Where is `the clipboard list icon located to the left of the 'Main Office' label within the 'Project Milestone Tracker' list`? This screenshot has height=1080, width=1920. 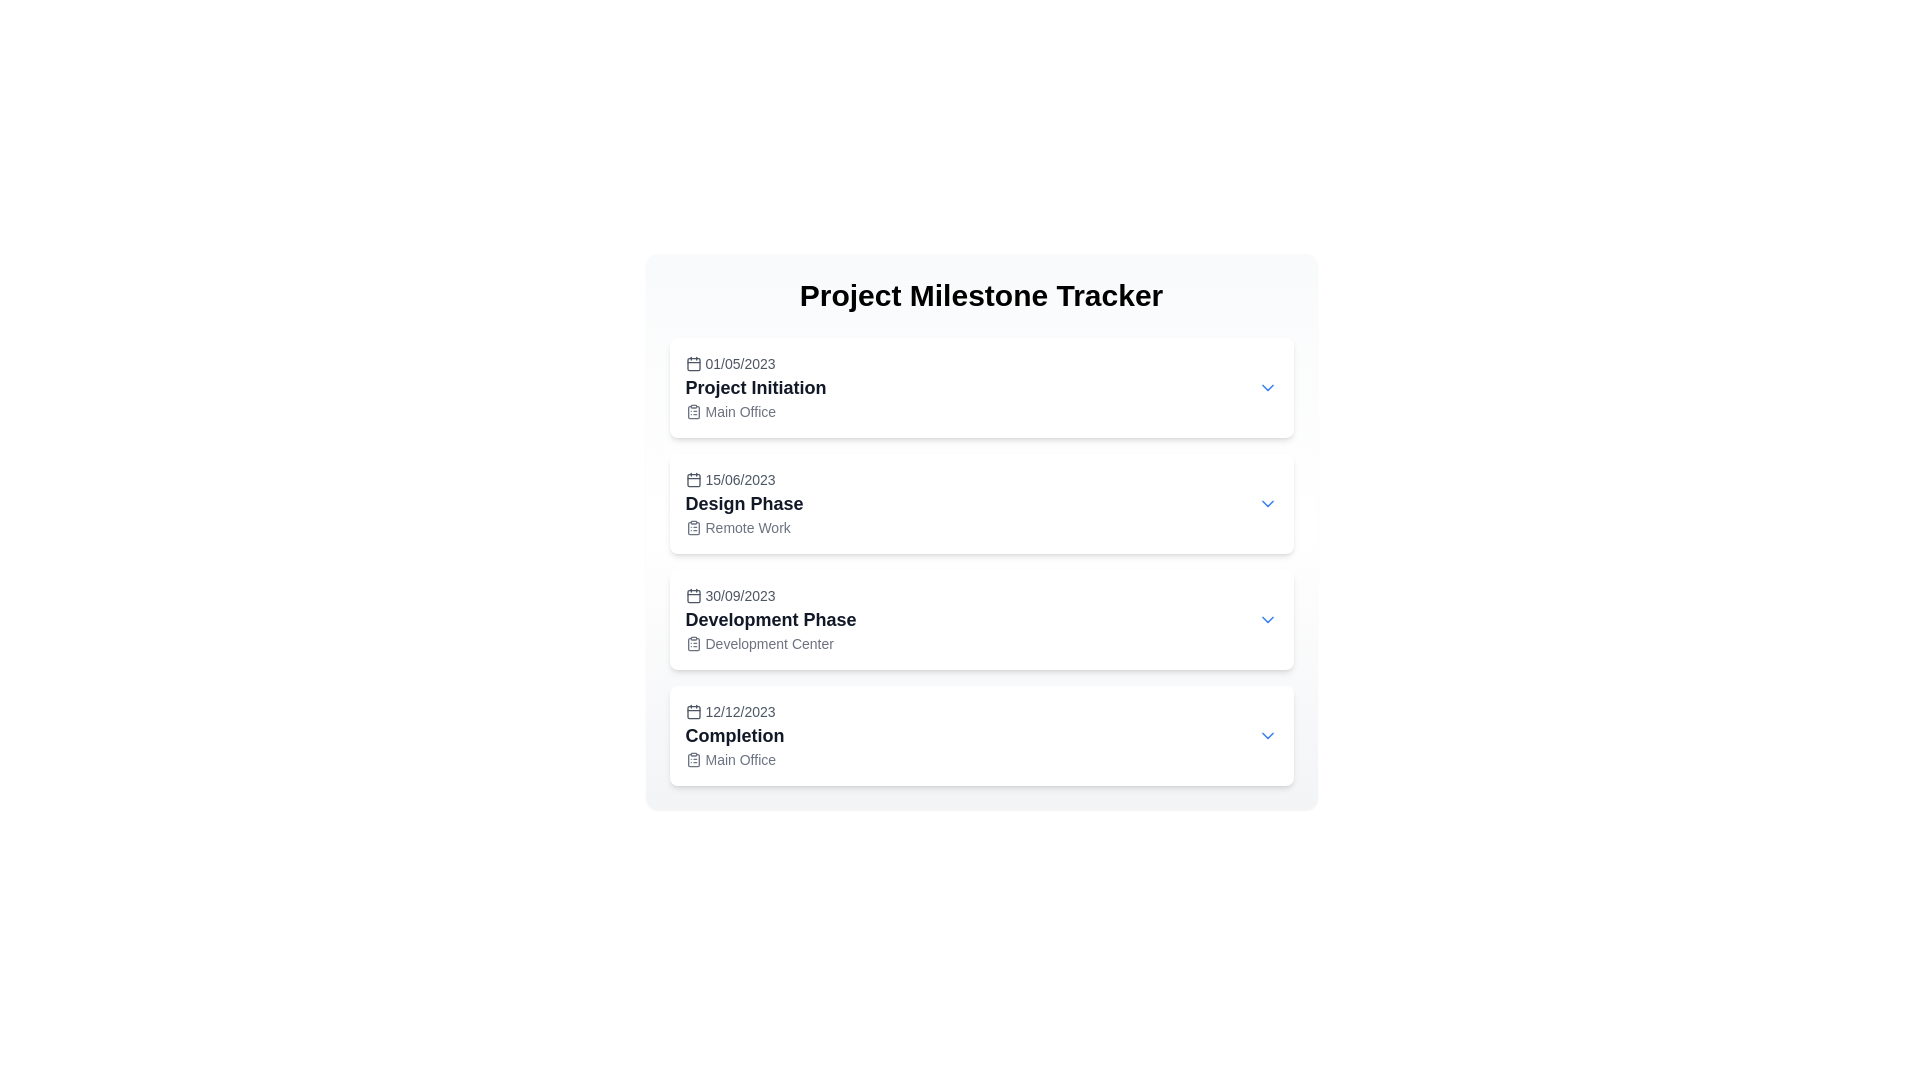
the clipboard list icon located to the left of the 'Main Office' label within the 'Project Milestone Tracker' list is located at coordinates (693, 411).